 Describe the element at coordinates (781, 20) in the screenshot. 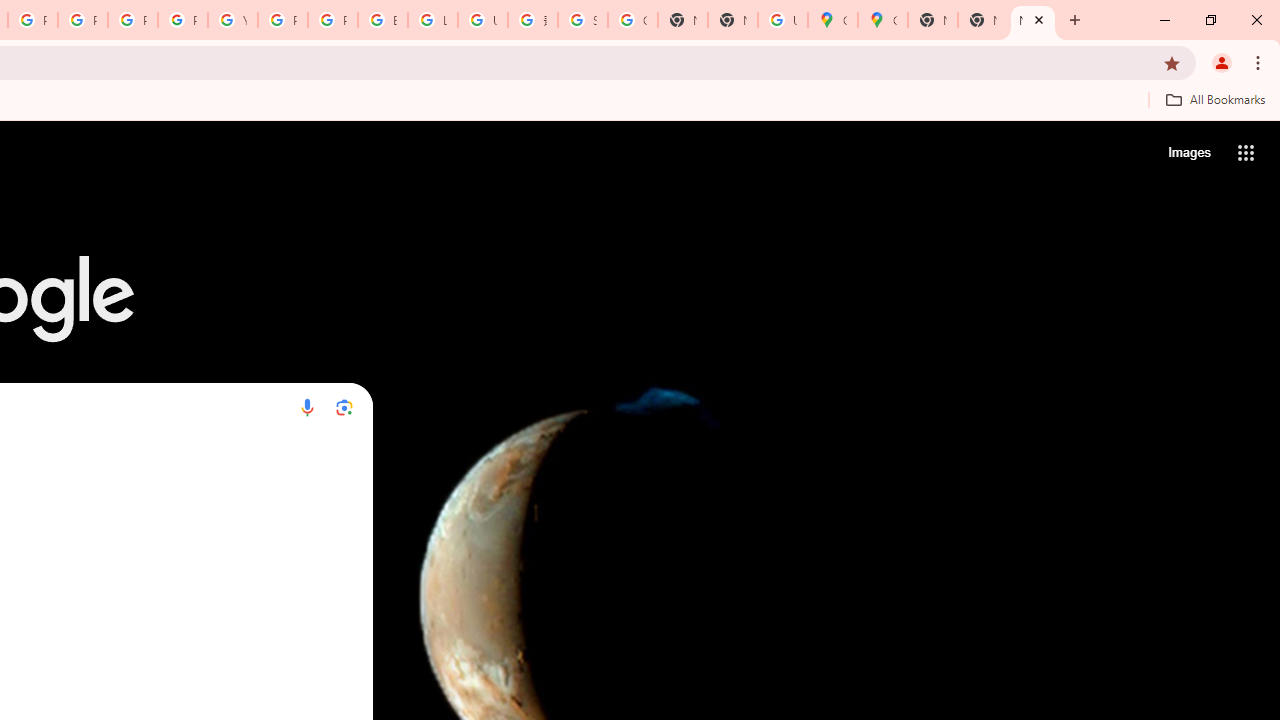

I see `'Use Google Maps in Space - Google Maps Help'` at that location.